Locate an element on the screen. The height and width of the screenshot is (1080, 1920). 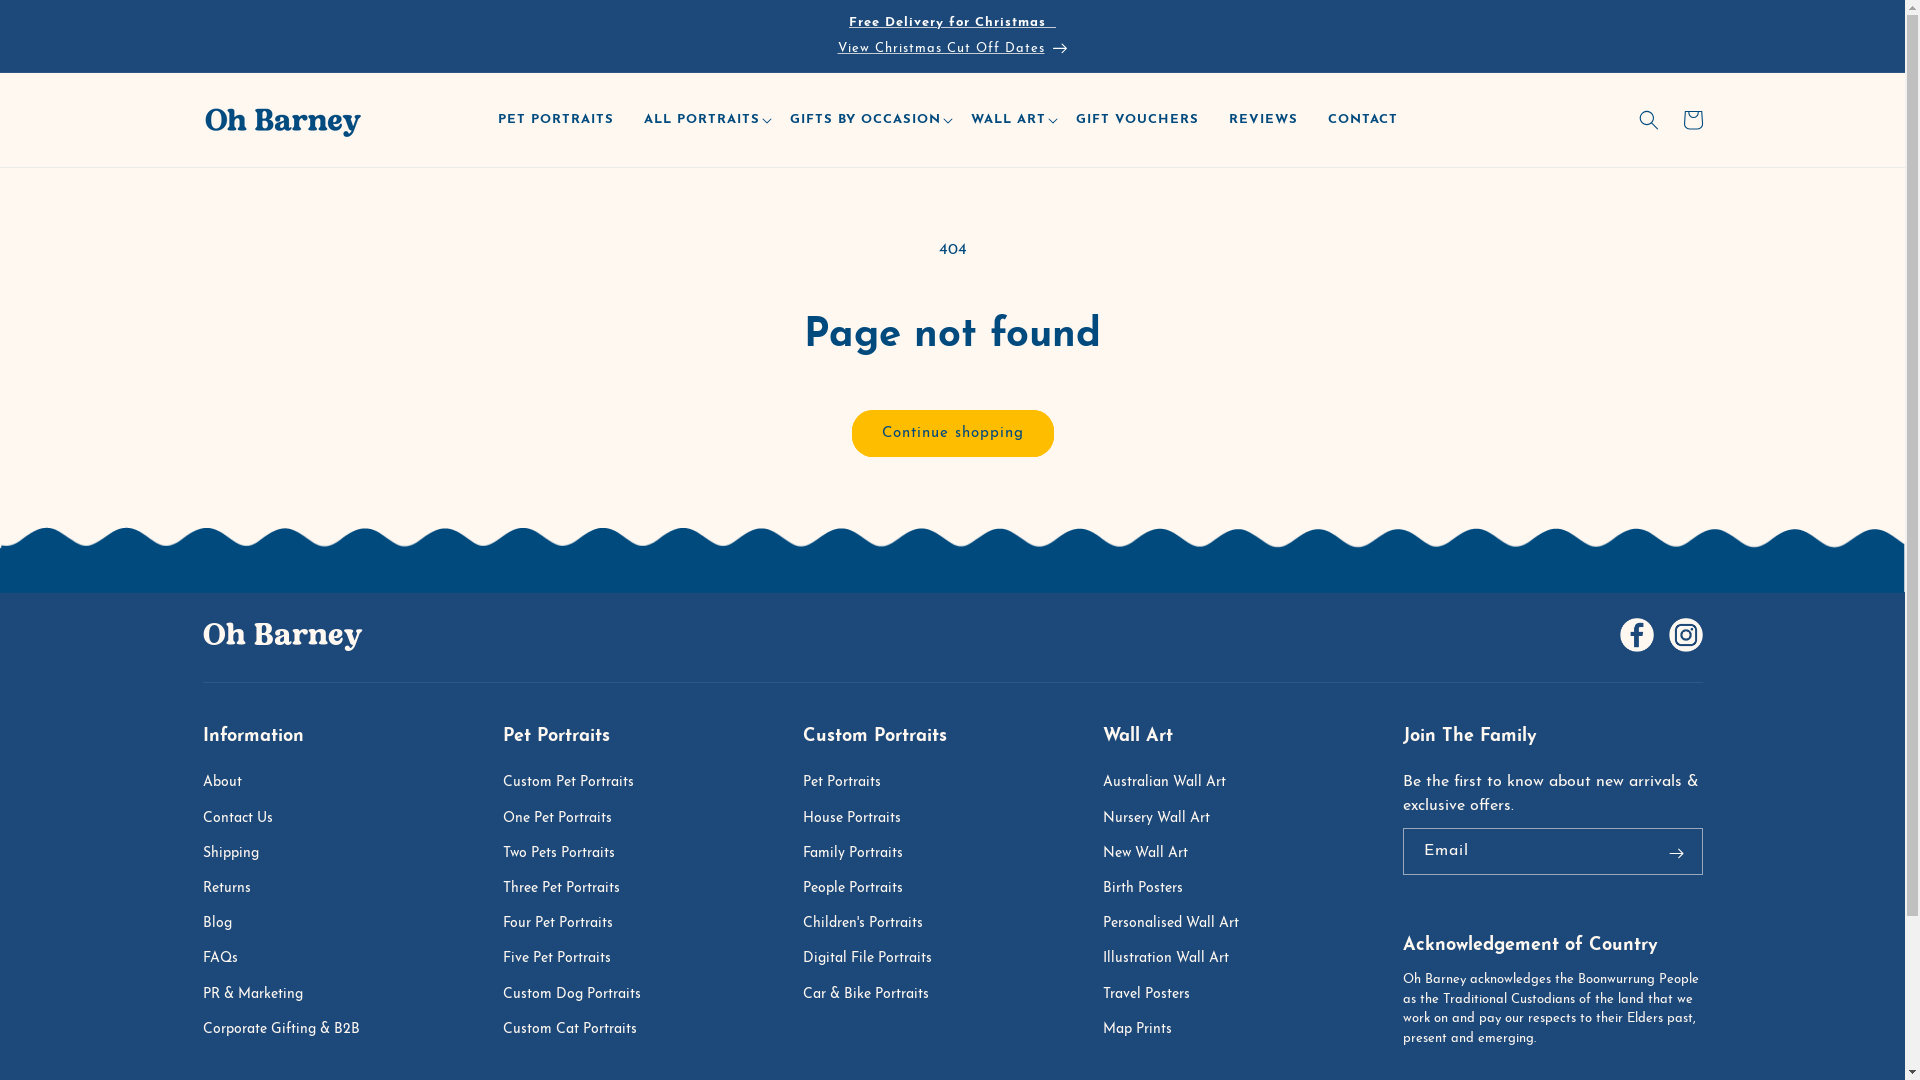
'REVIEWS' is located at coordinates (1217, 120).